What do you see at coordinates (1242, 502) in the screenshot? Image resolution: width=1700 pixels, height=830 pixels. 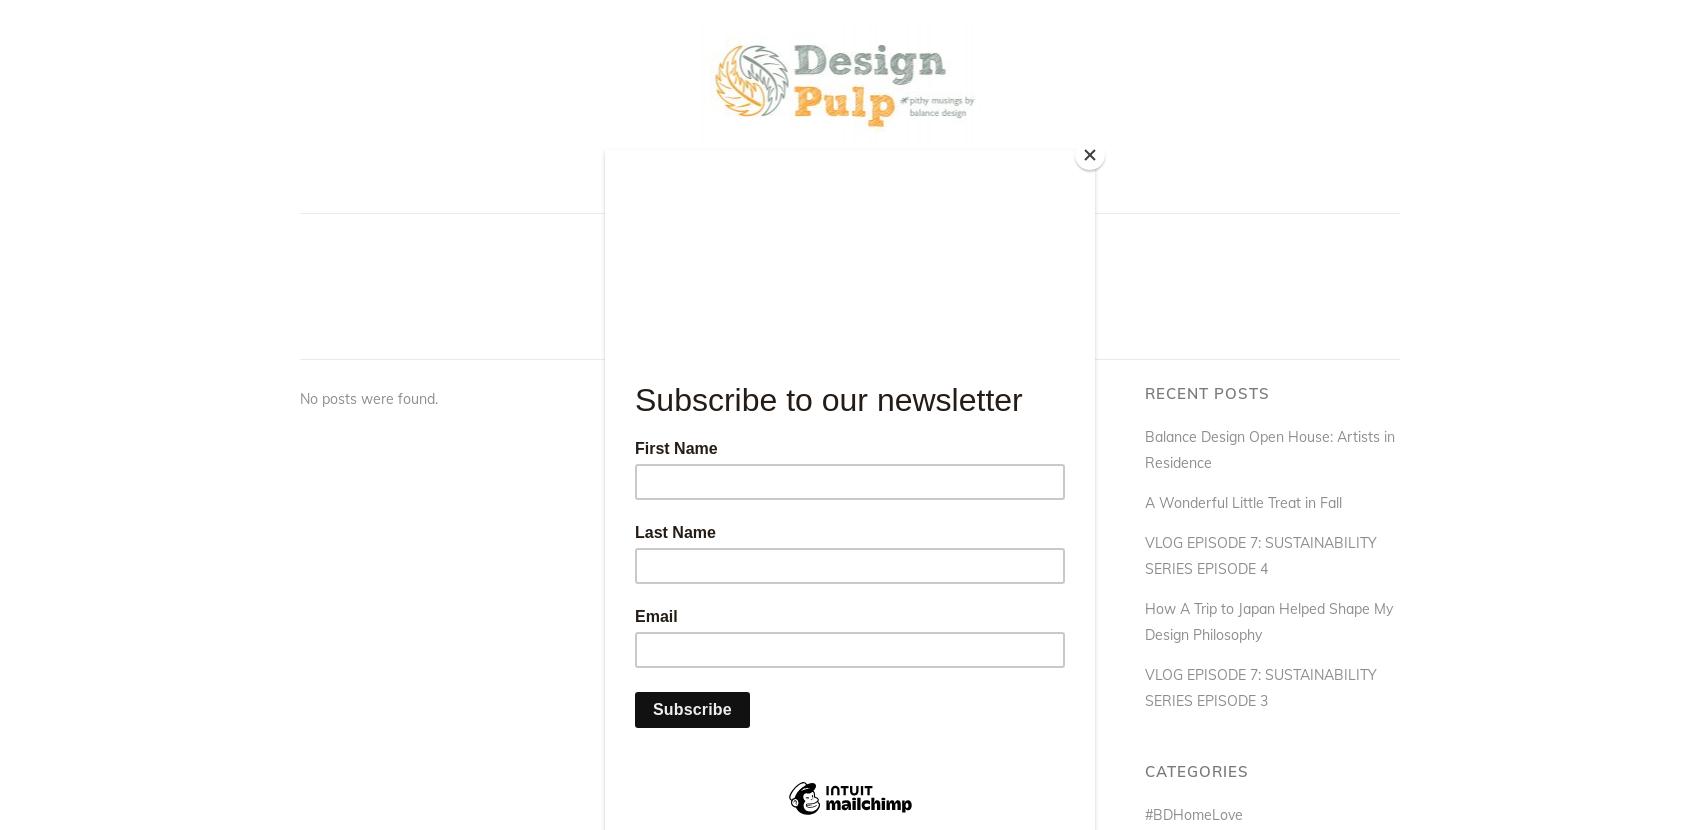 I see `'A Wonderful Little Treat in Fall'` at bounding box center [1242, 502].